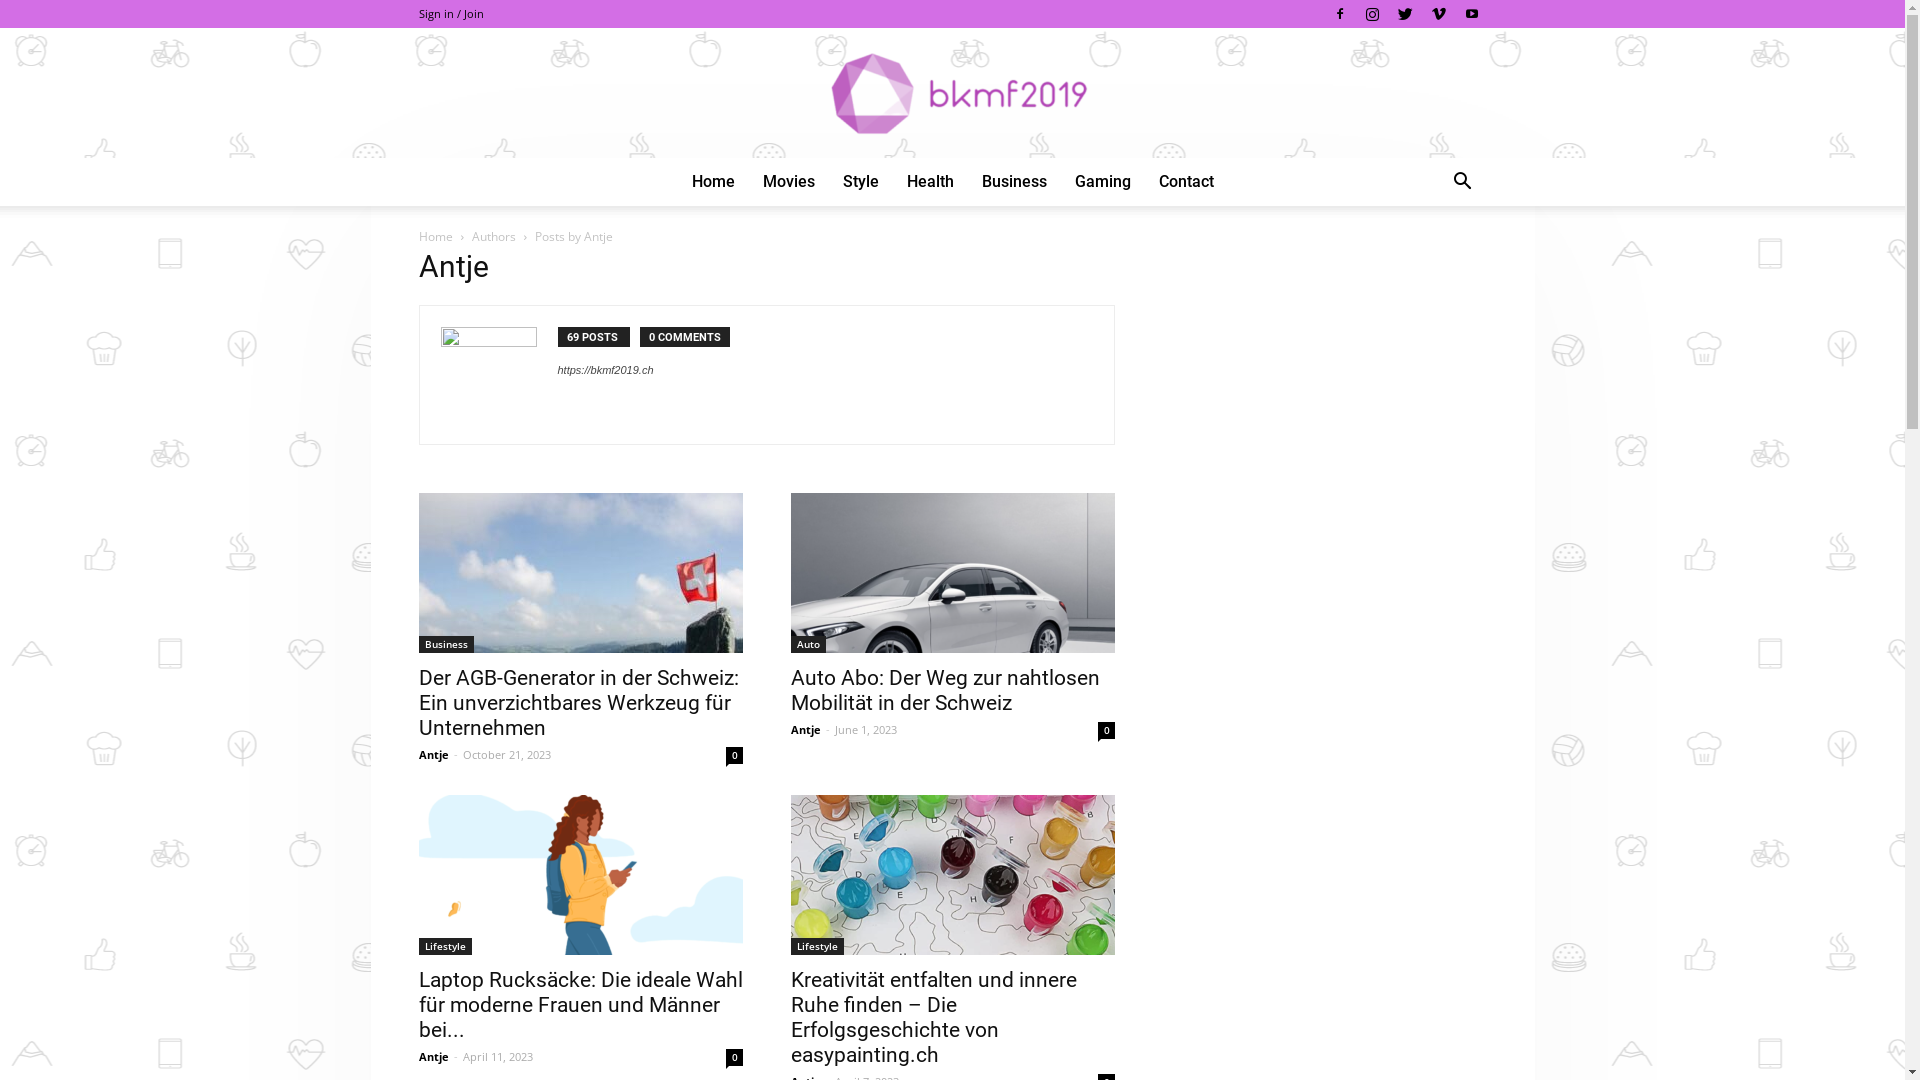 This screenshot has width=1920, height=1080. I want to click on 'Instagram', so click(1358, 14).